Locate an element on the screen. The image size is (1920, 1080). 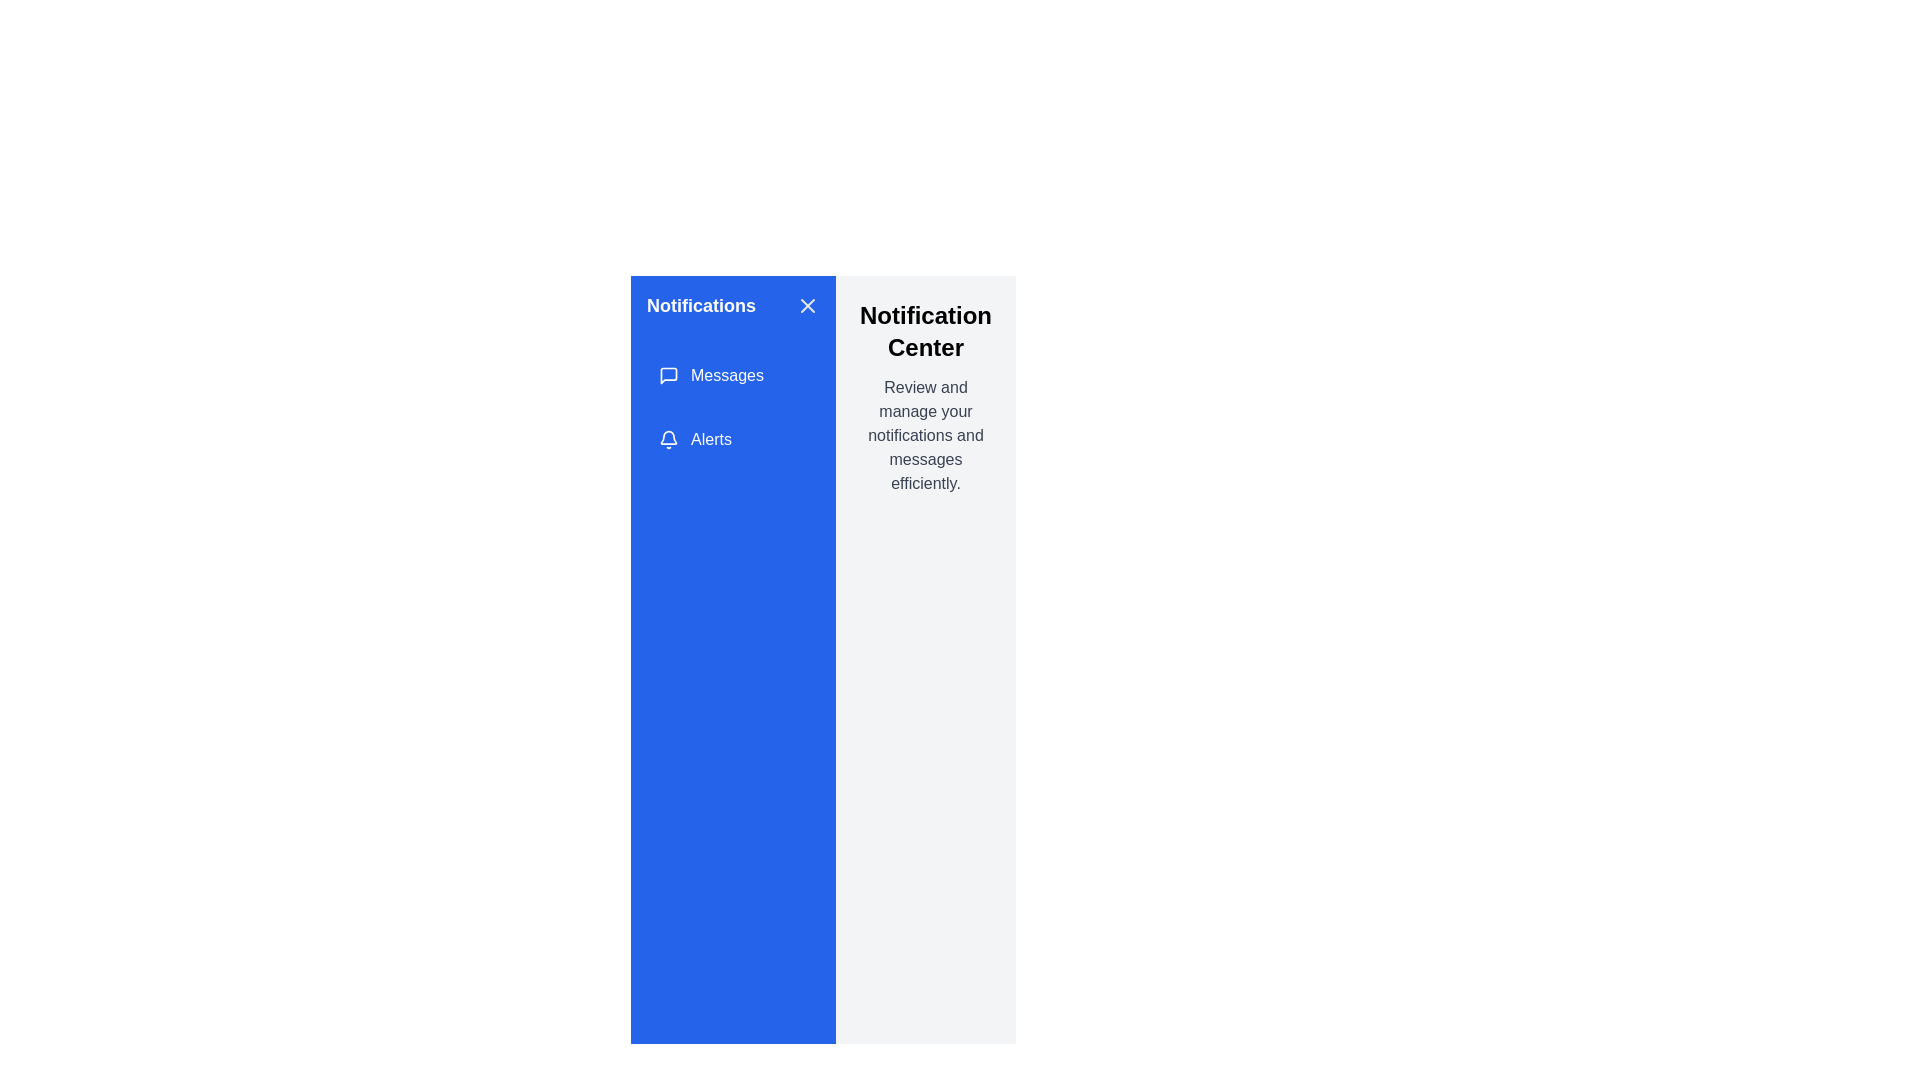
the bold header-style text displaying 'Notification Center' located at the top right of the section is located at coordinates (925, 330).